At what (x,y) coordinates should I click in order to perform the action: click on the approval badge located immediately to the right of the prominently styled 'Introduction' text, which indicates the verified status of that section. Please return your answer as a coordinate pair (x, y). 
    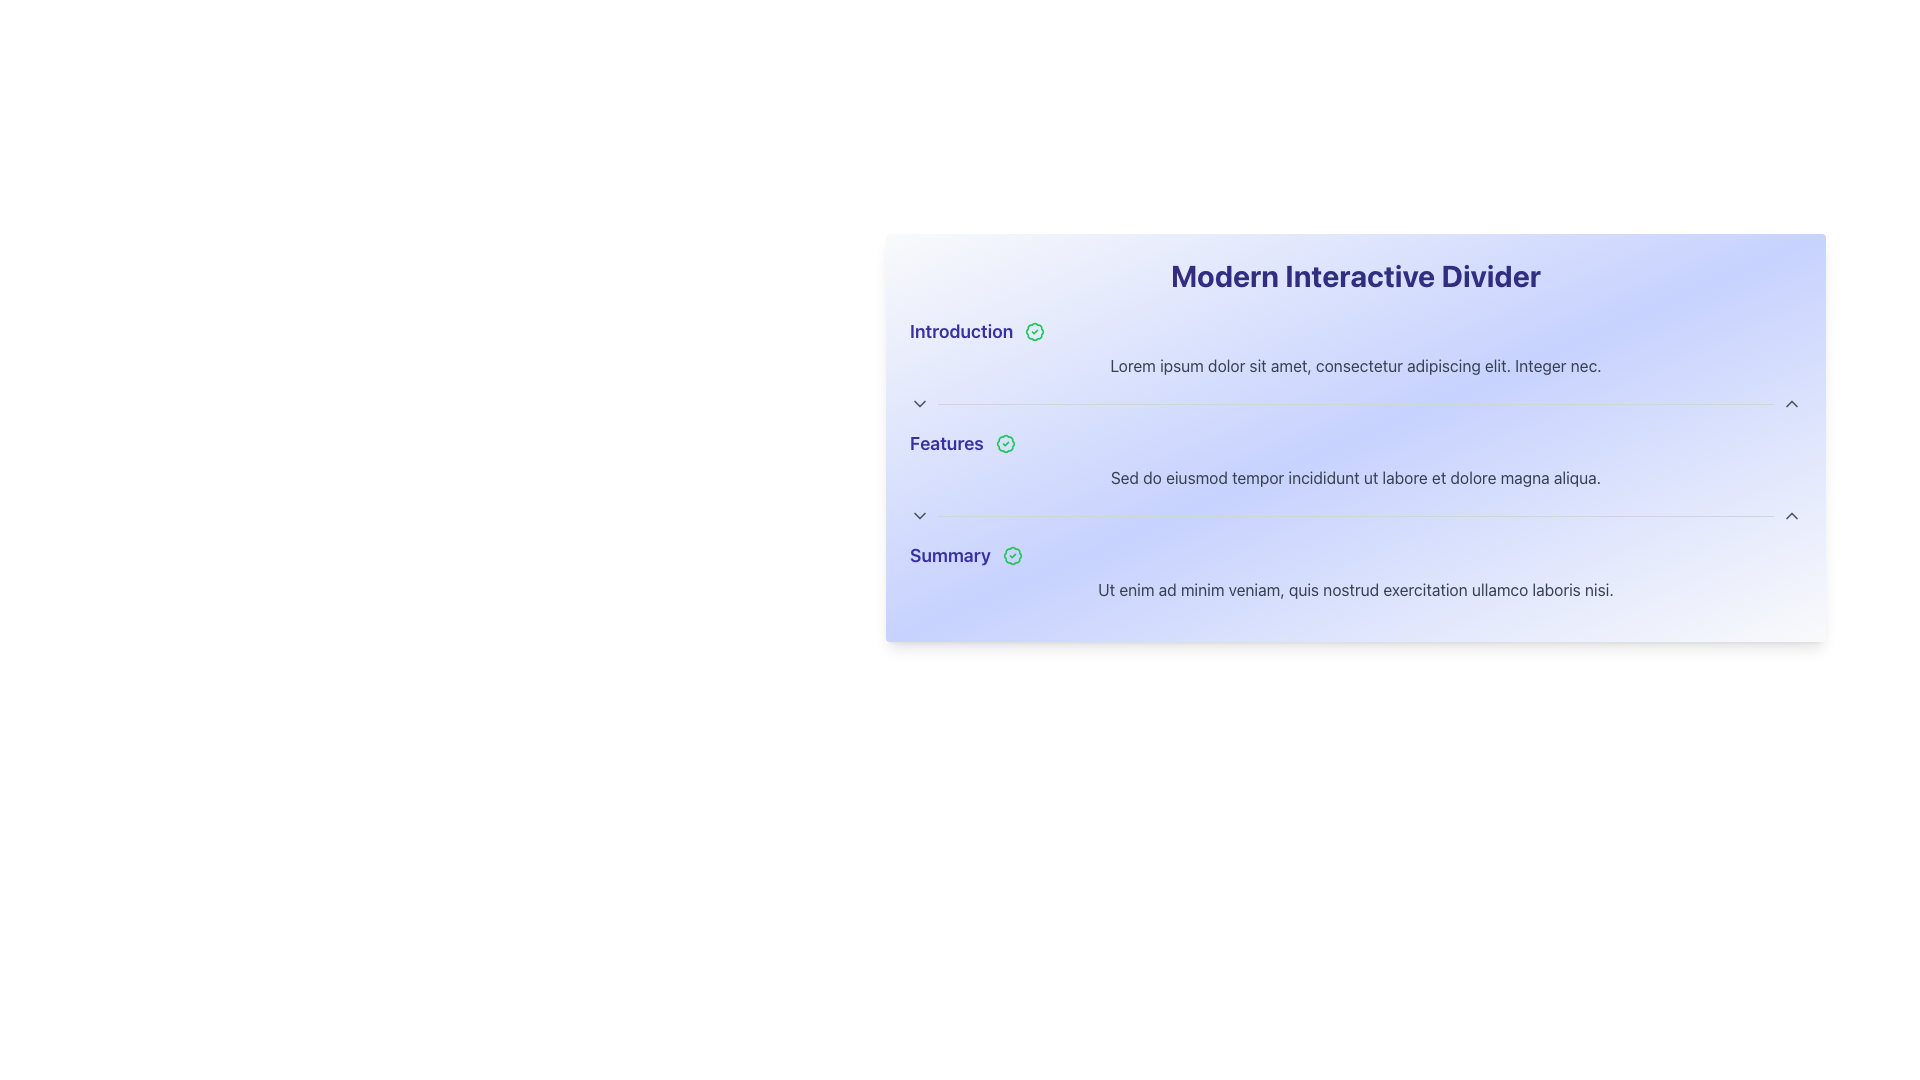
    Looking at the image, I should click on (1035, 330).